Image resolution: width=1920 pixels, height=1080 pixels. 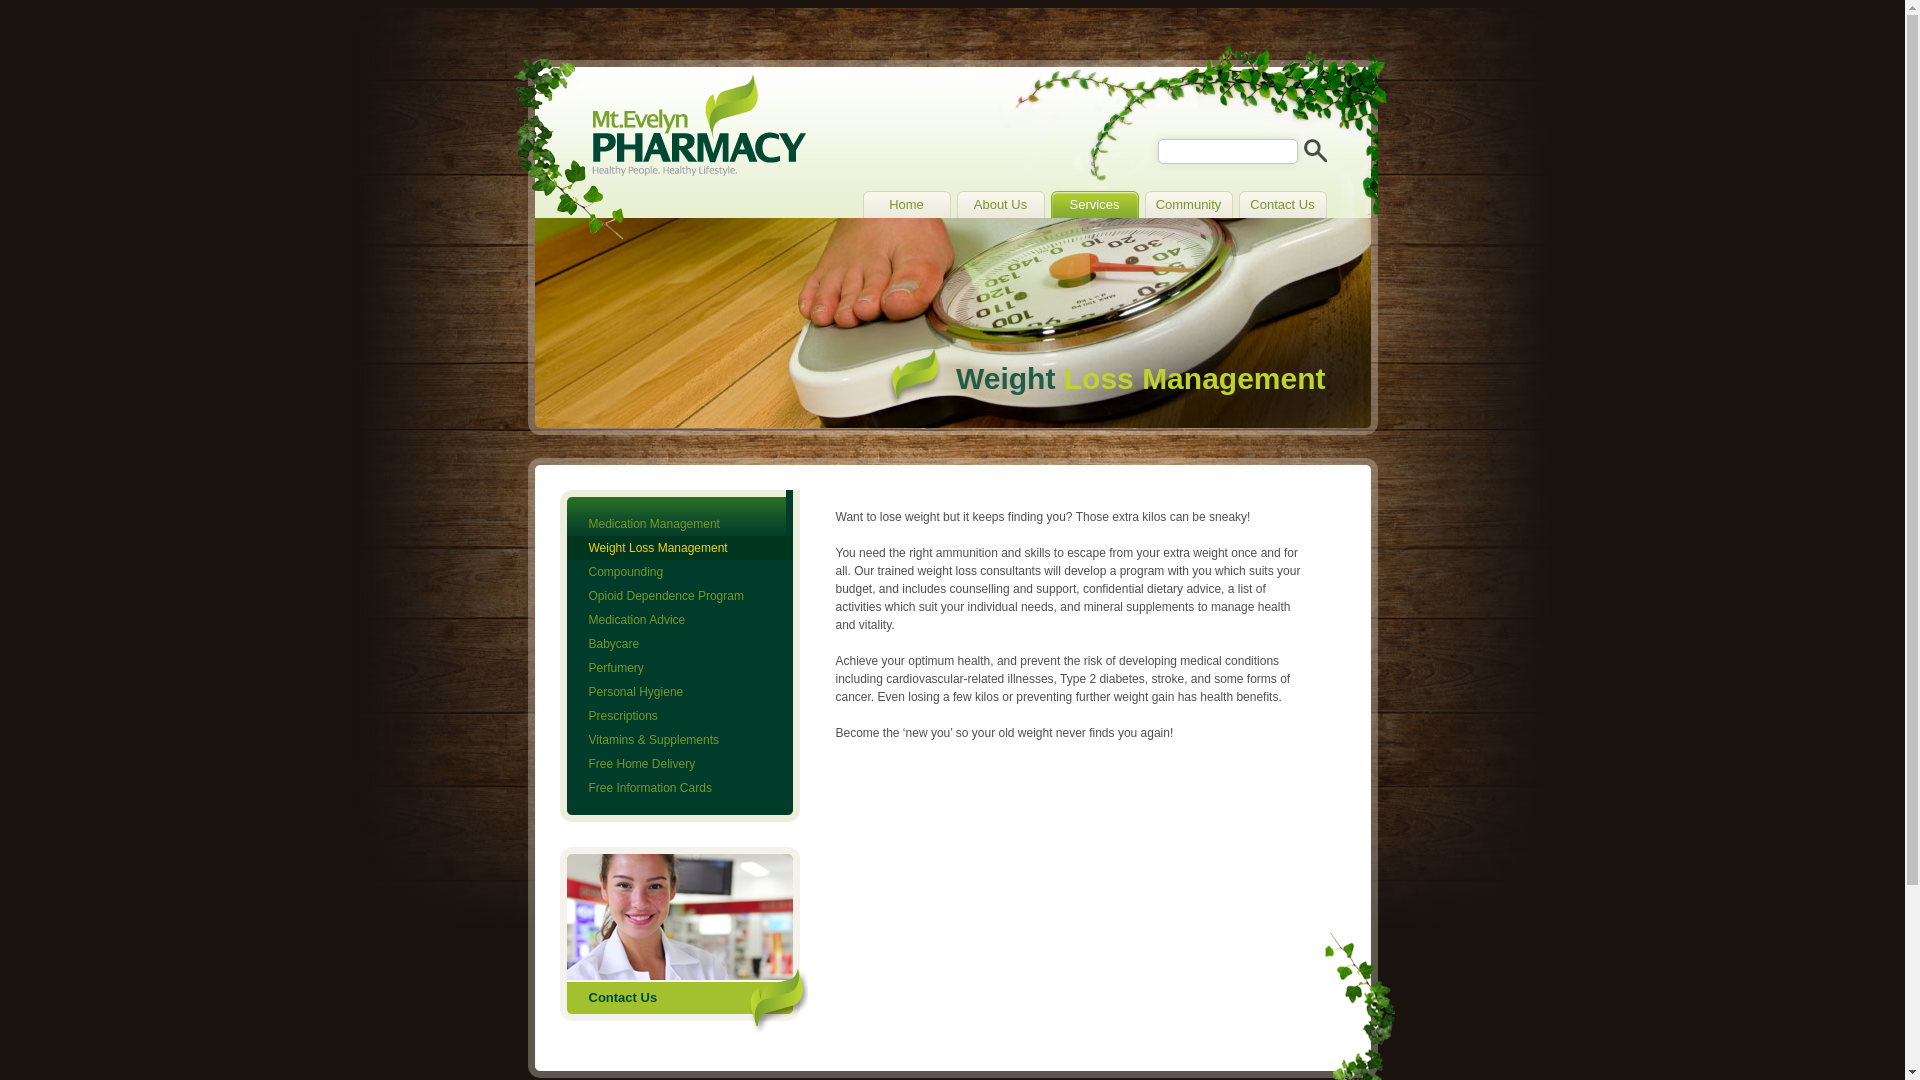 I want to click on 'Compounding', so click(x=678, y=571).